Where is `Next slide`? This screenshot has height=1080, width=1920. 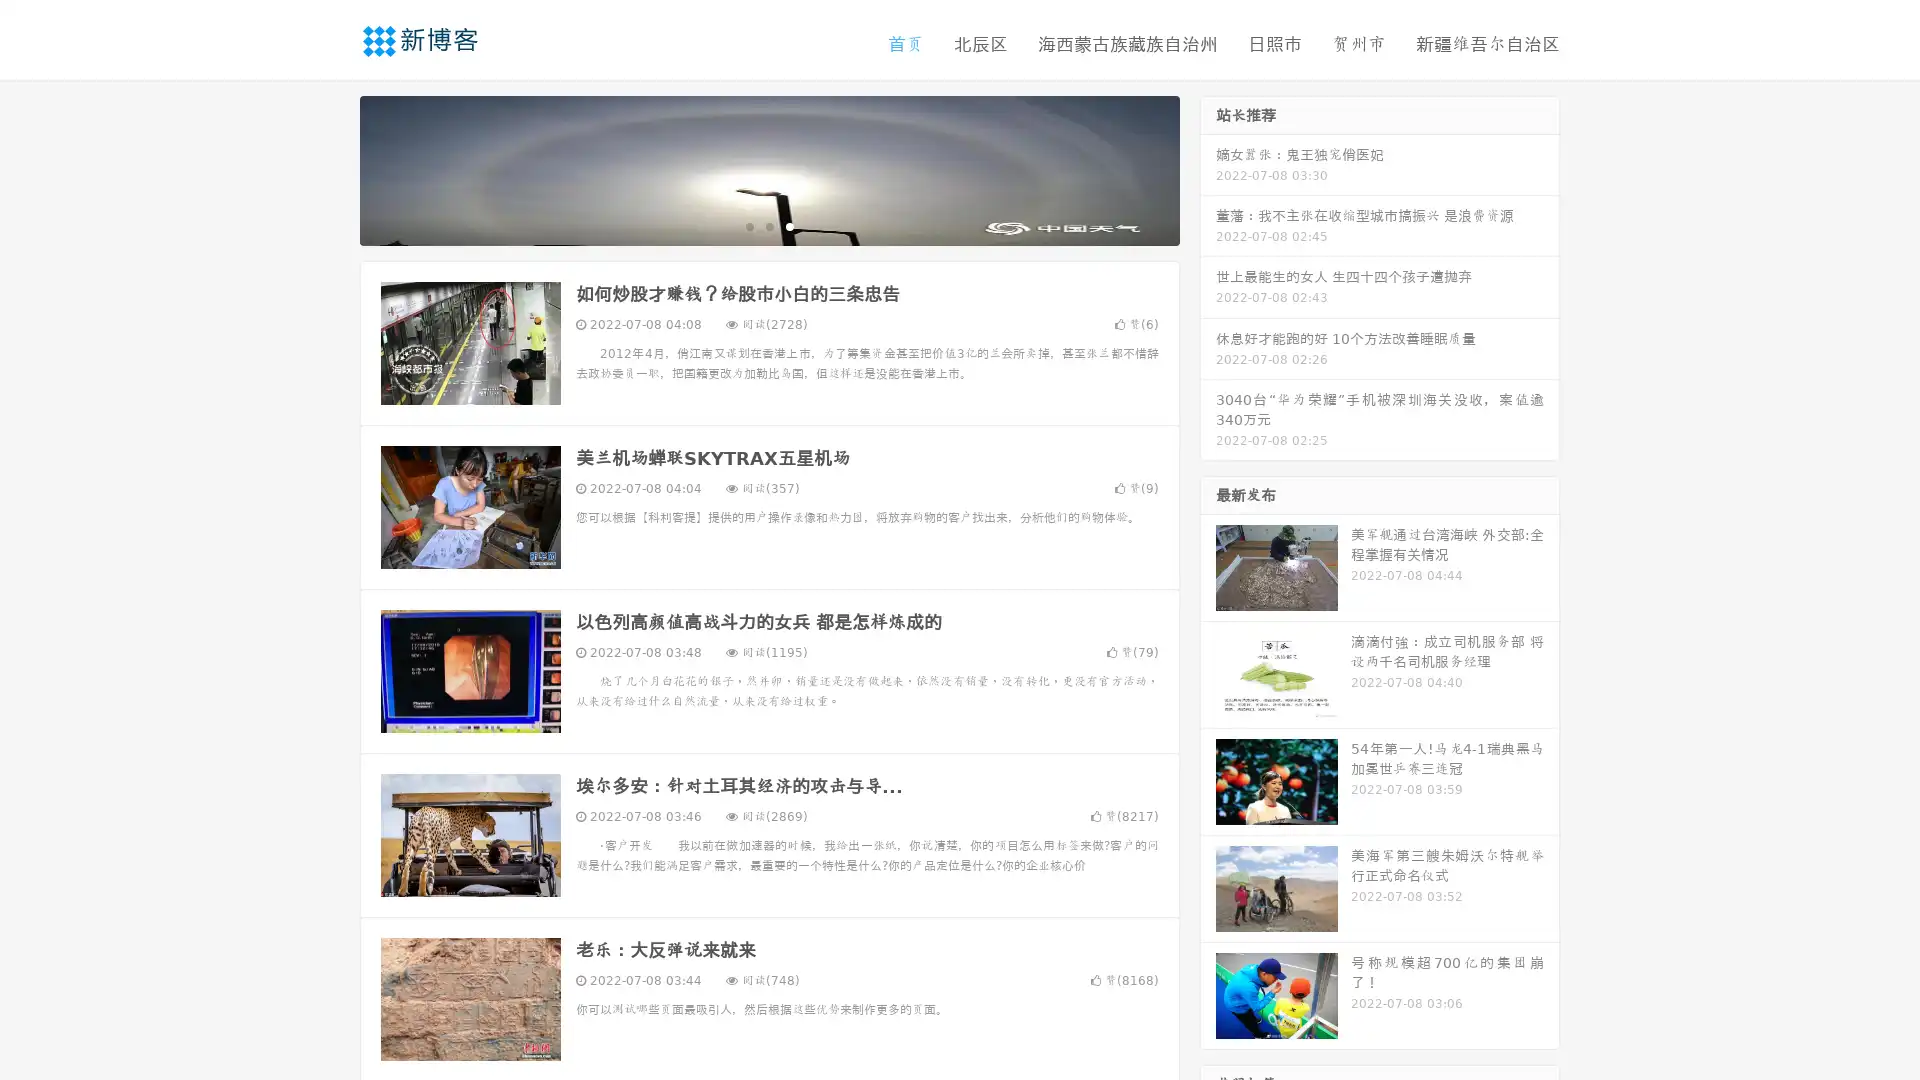 Next slide is located at coordinates (1208, 168).